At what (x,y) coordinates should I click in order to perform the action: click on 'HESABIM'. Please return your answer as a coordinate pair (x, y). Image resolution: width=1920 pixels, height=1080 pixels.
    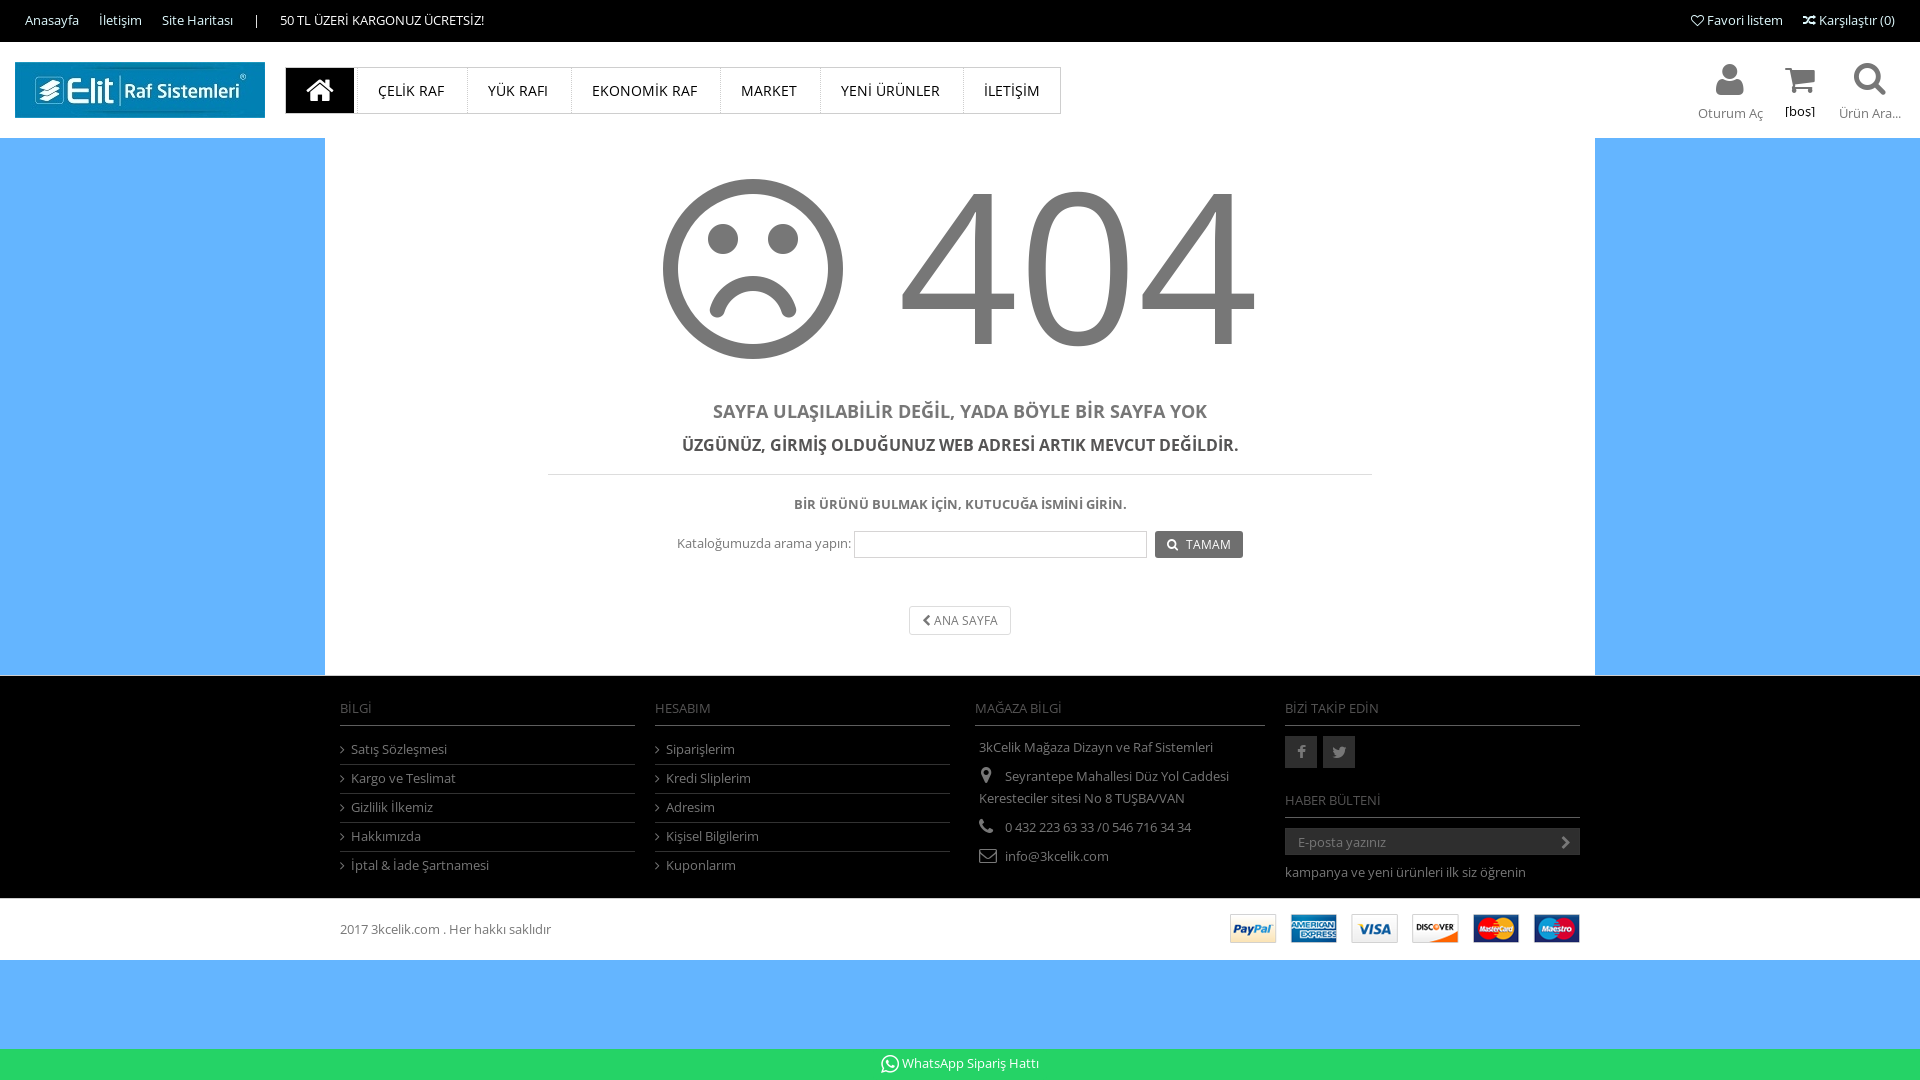
    Looking at the image, I should click on (682, 707).